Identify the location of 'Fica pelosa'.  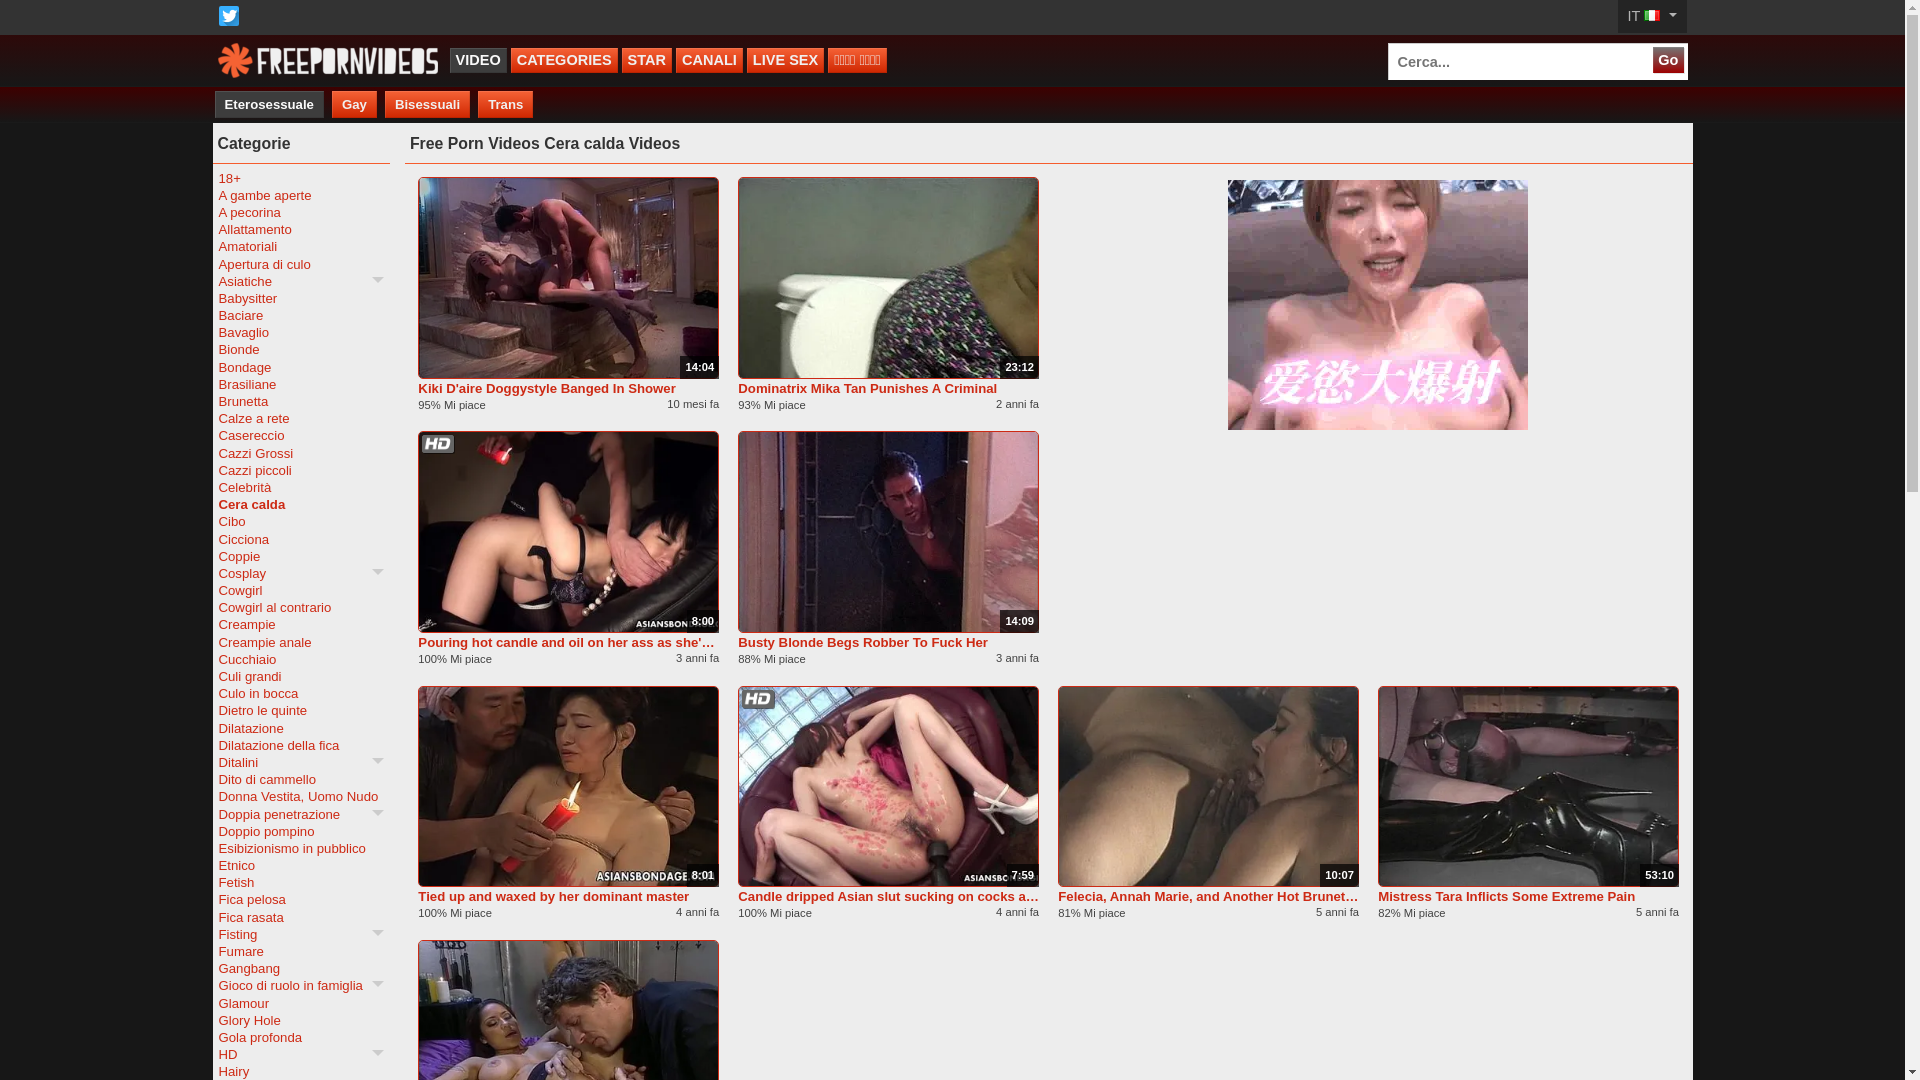
(300, 898).